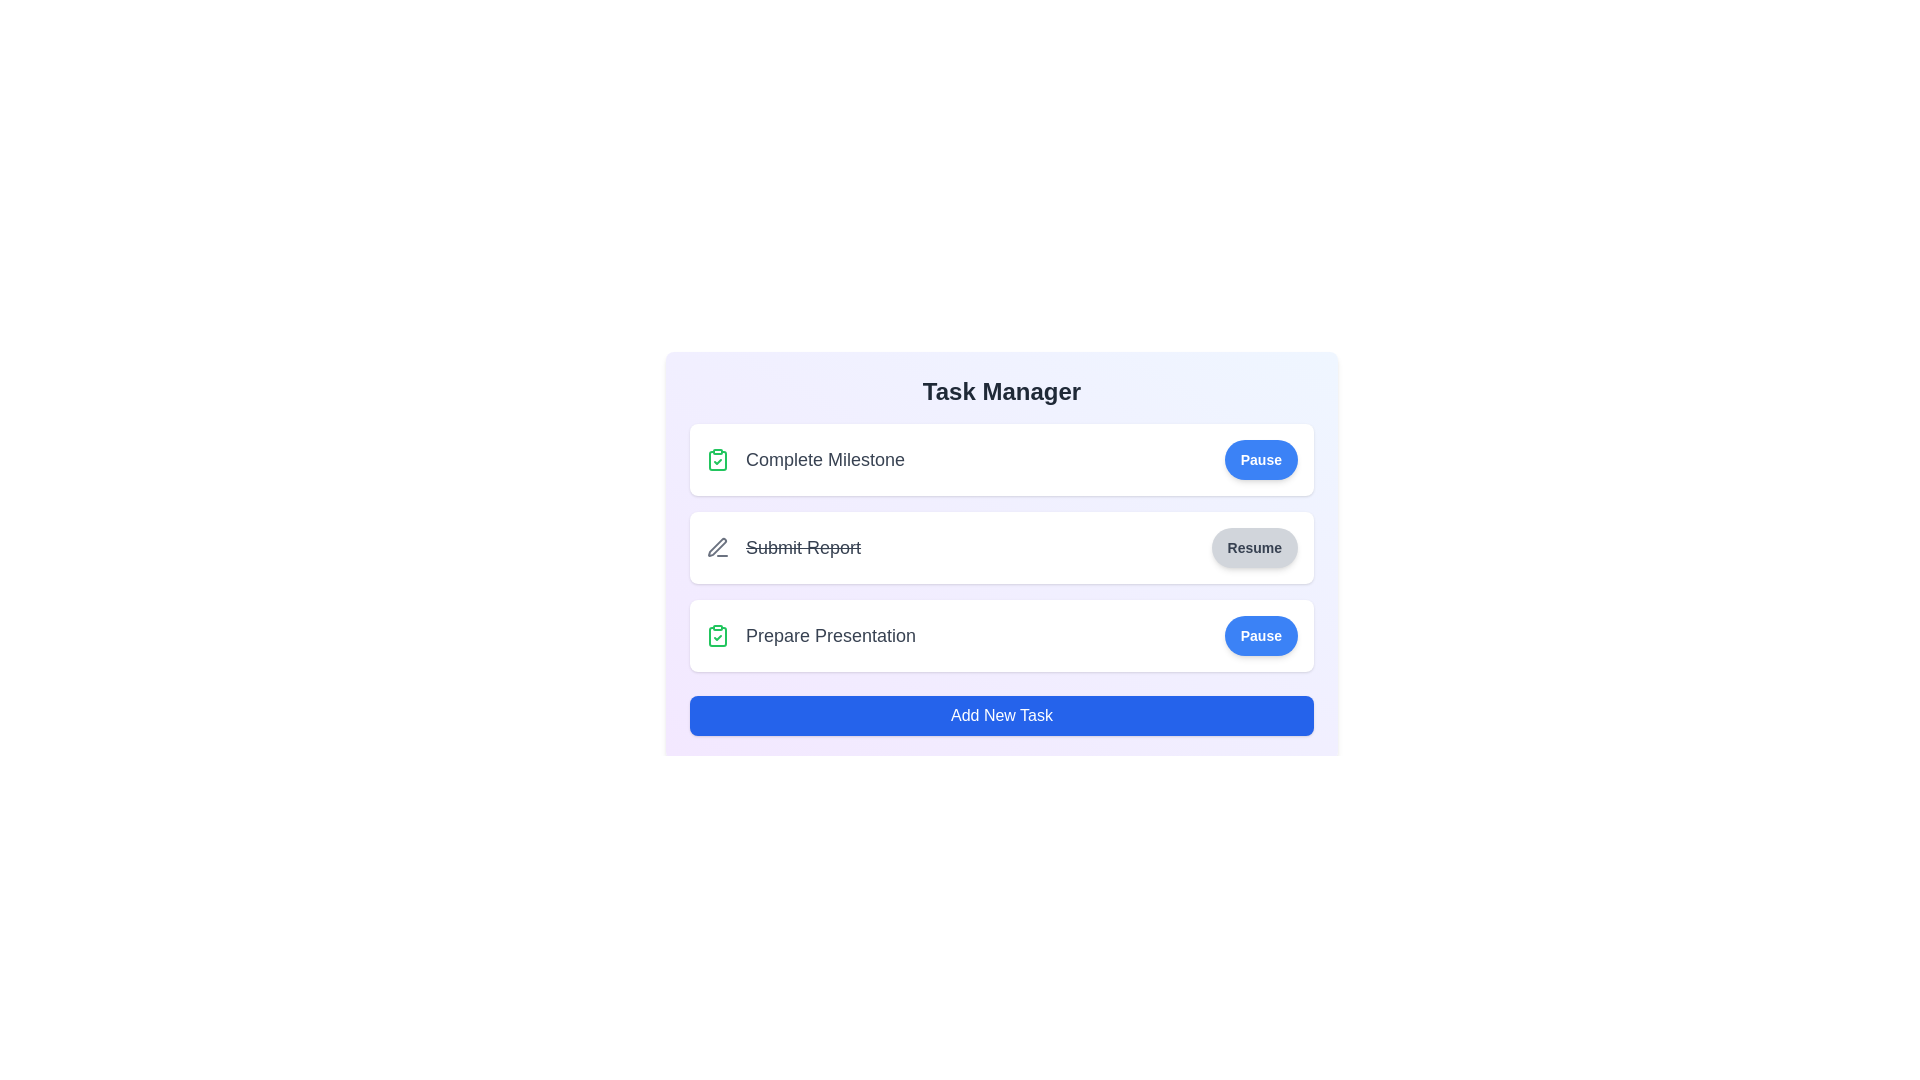  I want to click on 'Add New Task' button to add a new task, so click(1002, 715).